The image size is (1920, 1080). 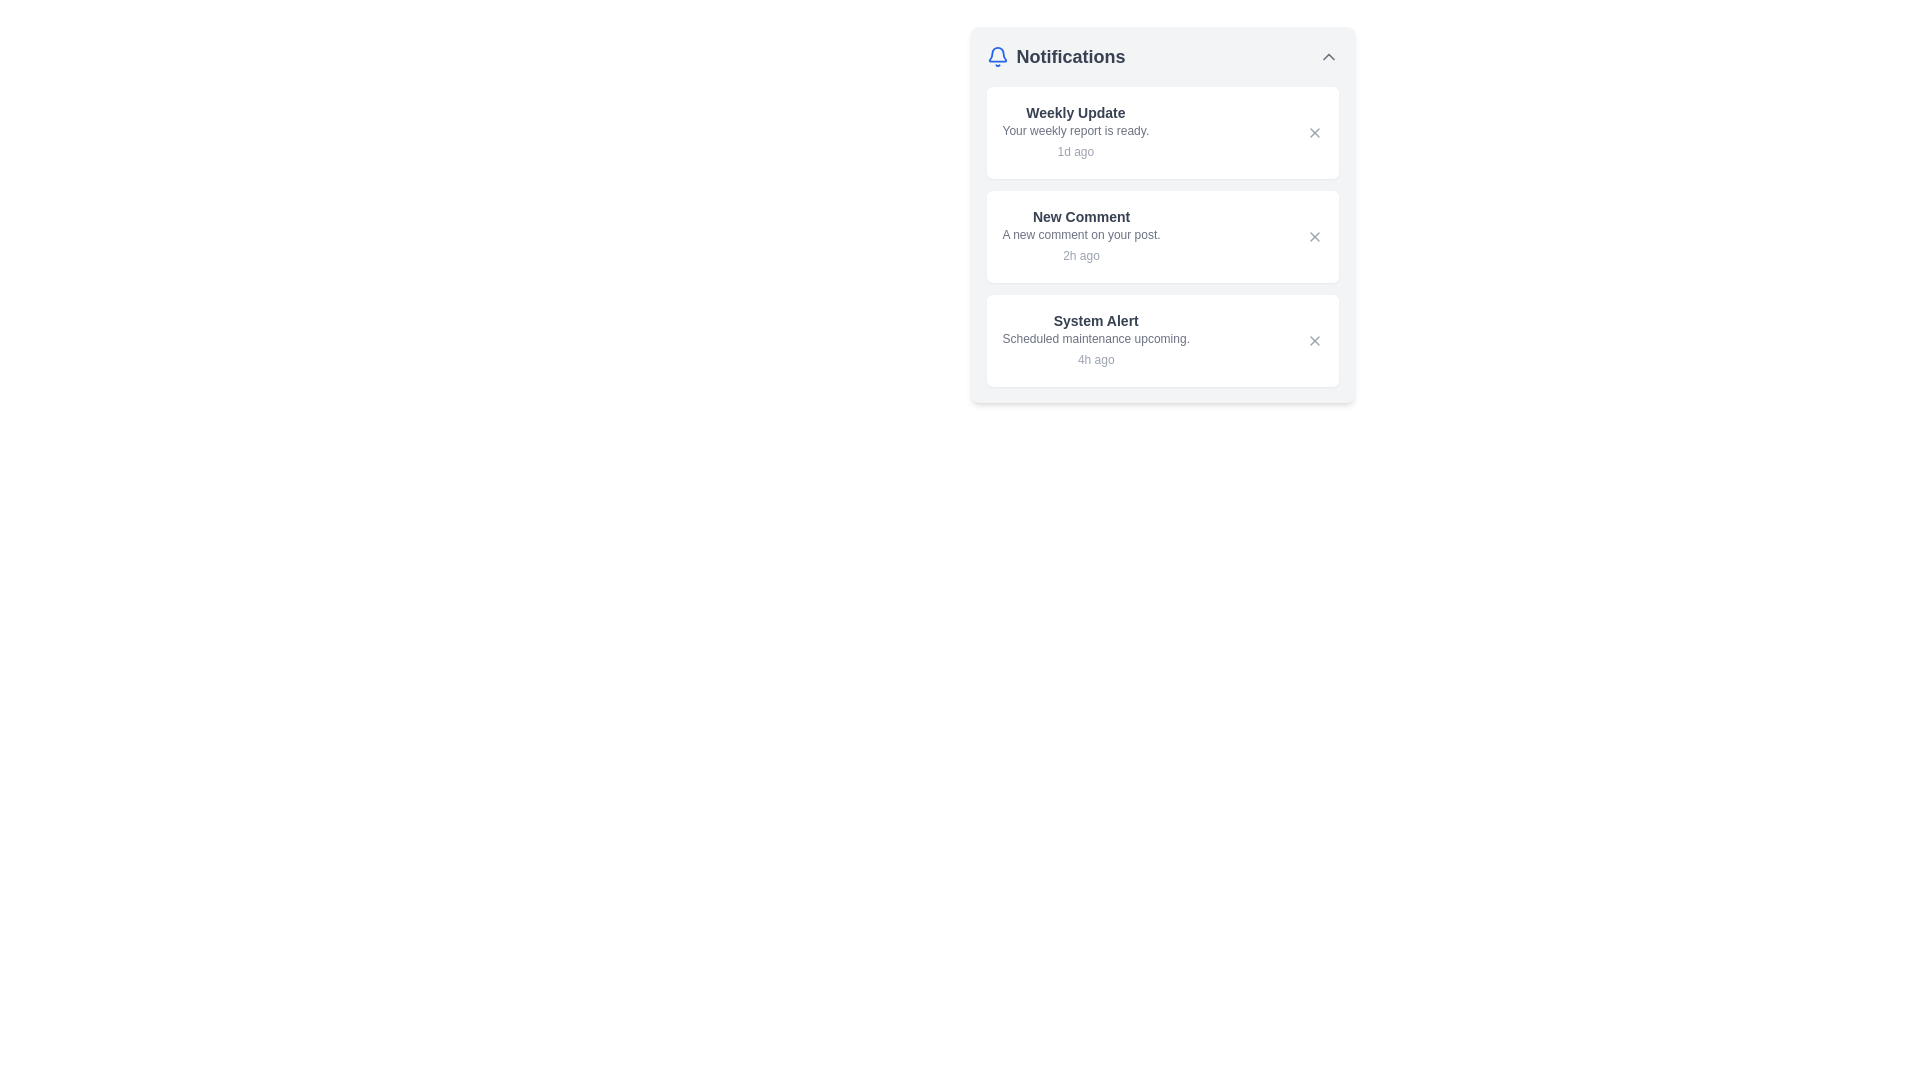 I want to click on the arrow button located at the top-right corner of the notification panel header, so click(x=1328, y=56).